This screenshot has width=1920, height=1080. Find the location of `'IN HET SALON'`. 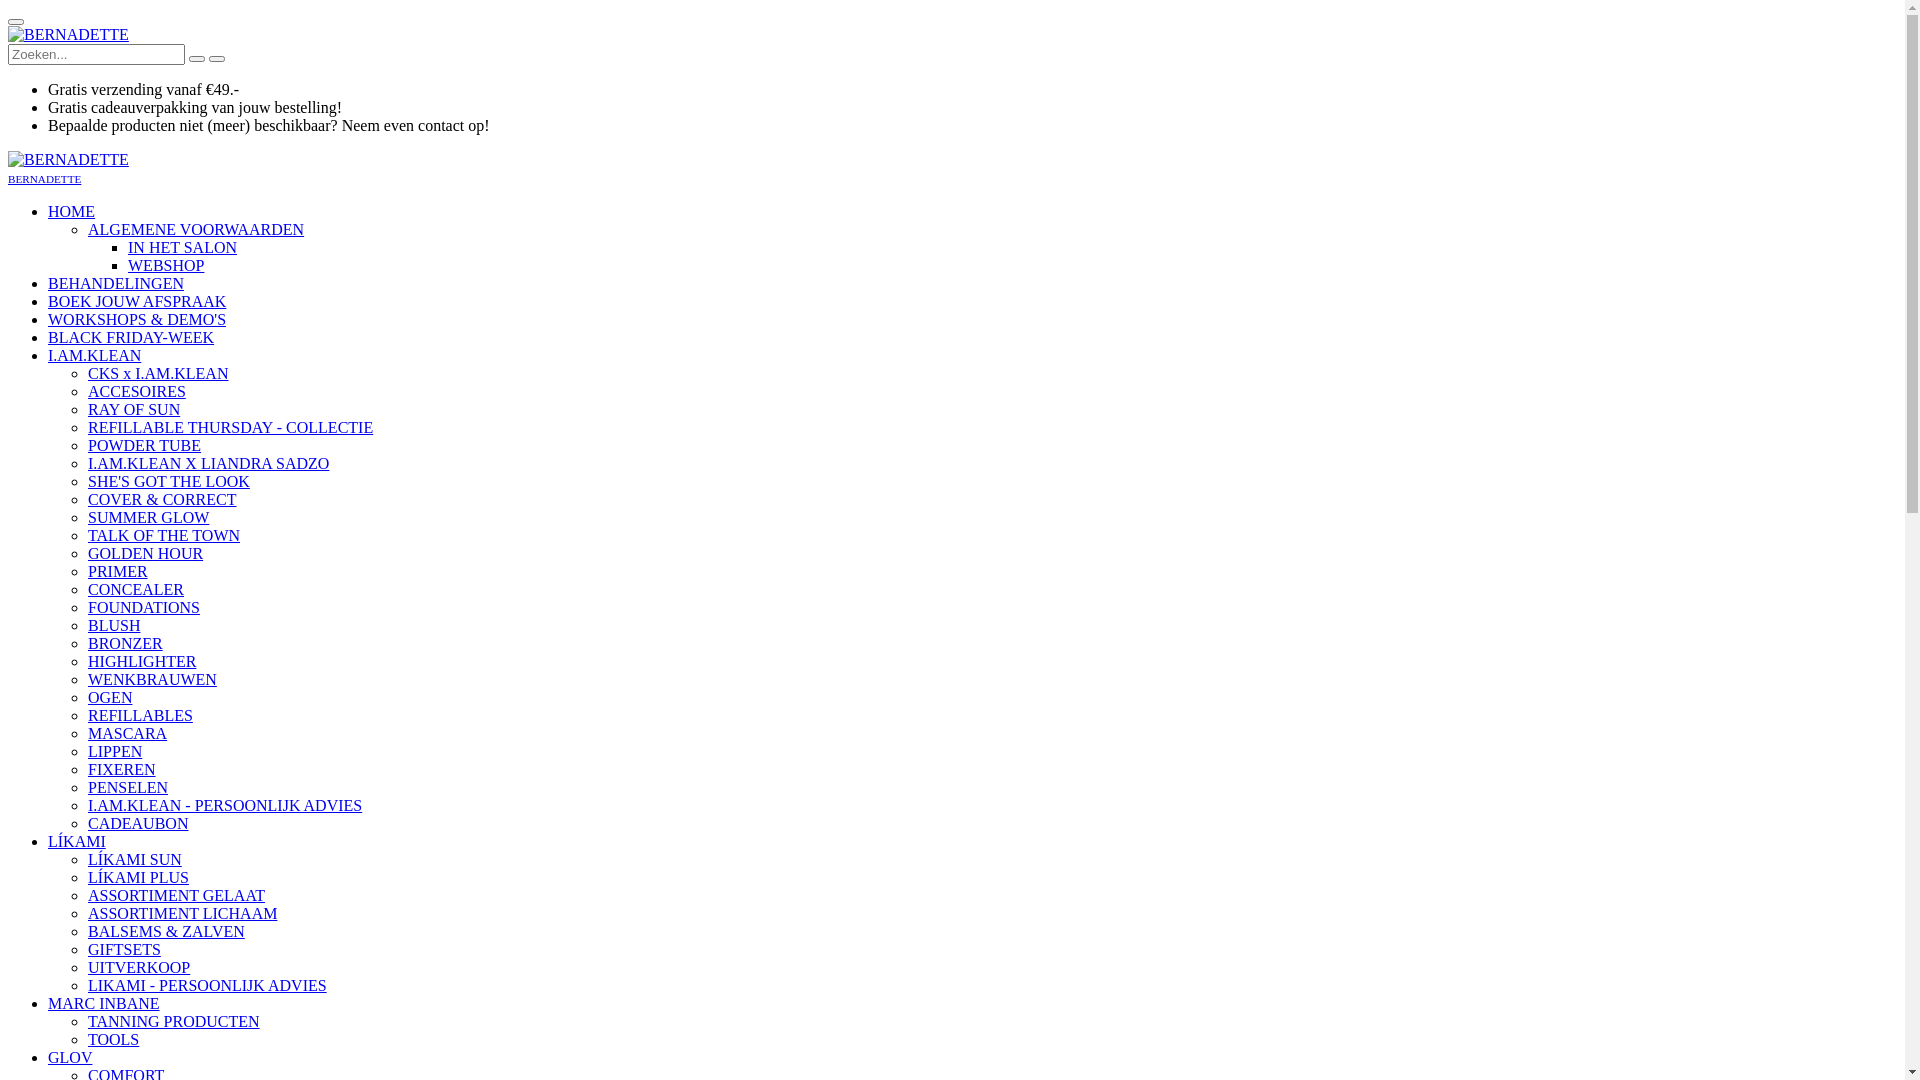

'IN HET SALON' is located at coordinates (182, 246).